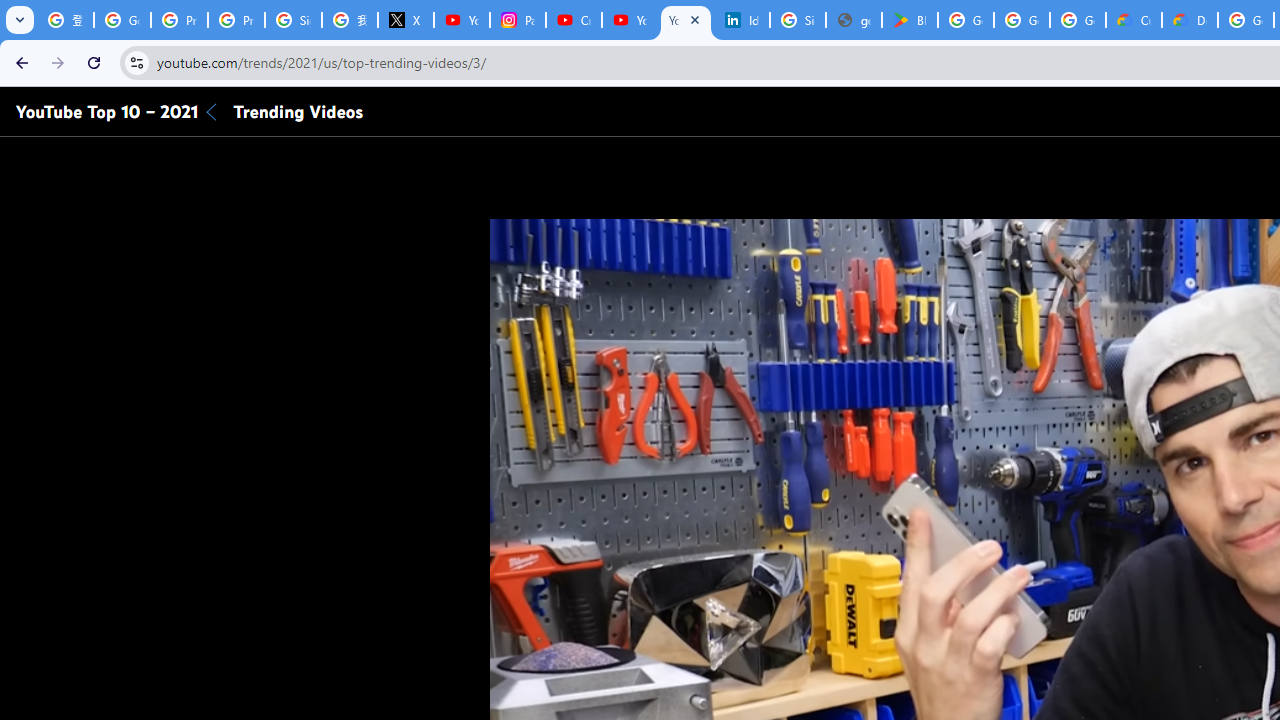 This screenshot has height=720, width=1280. Describe the element at coordinates (909, 20) in the screenshot. I see `'Bluey: Let'` at that location.